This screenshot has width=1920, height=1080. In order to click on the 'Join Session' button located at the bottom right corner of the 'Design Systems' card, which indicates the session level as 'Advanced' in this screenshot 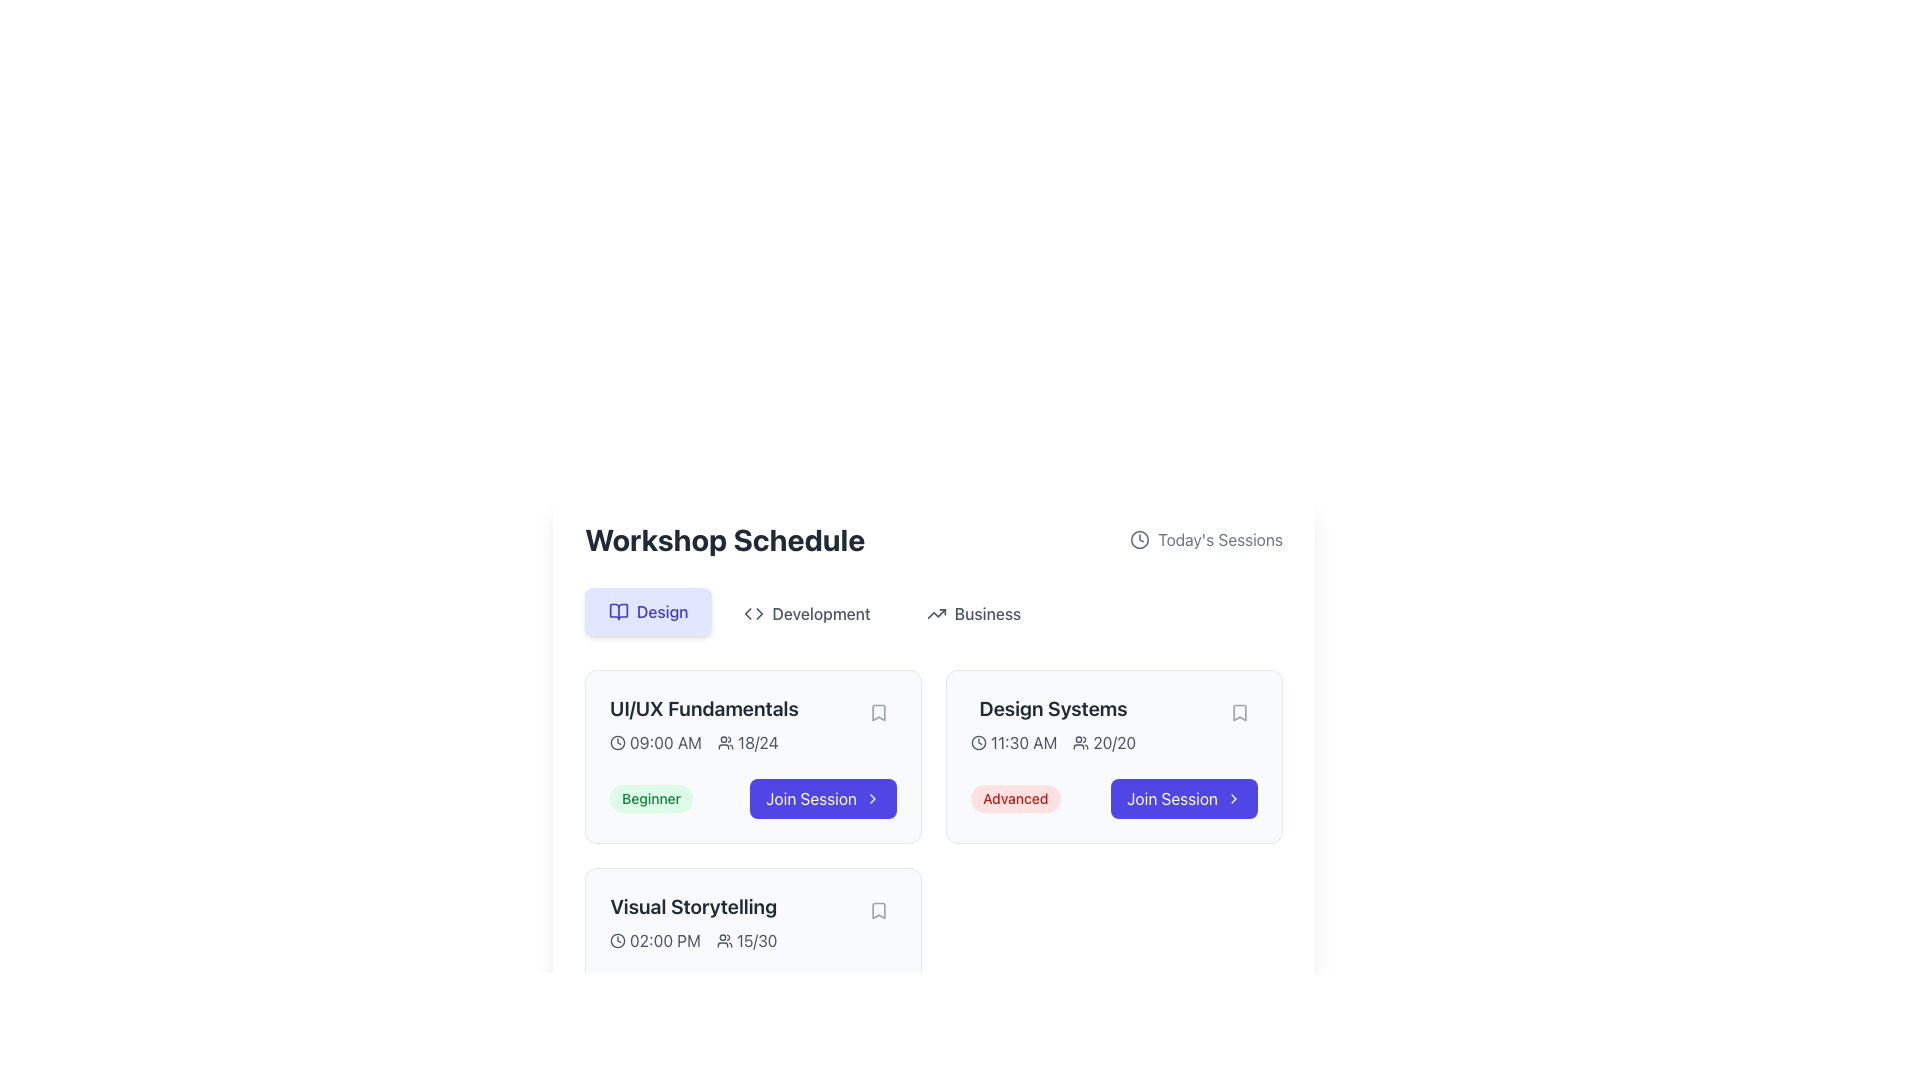, I will do `click(1113, 797)`.